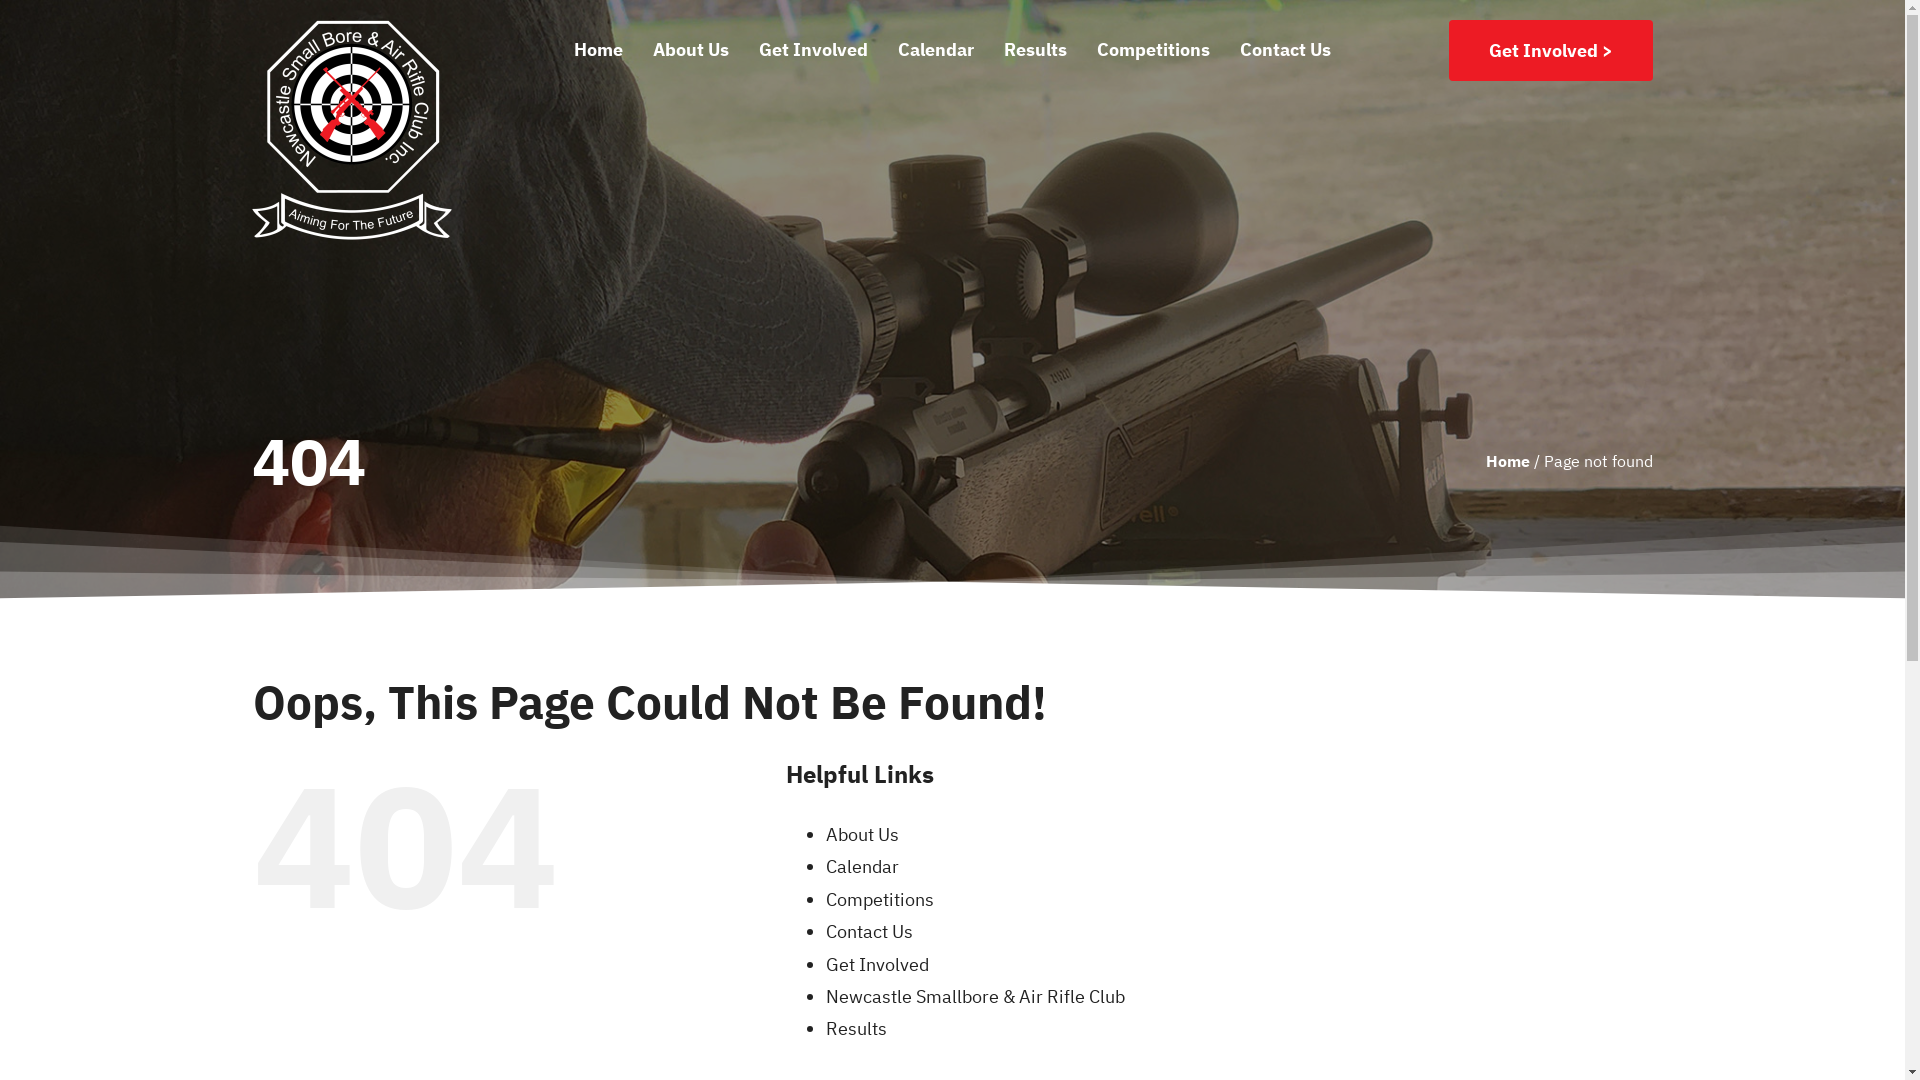 This screenshot has width=1920, height=1080. What do you see at coordinates (1035, 49) in the screenshot?
I see `'Results'` at bounding box center [1035, 49].